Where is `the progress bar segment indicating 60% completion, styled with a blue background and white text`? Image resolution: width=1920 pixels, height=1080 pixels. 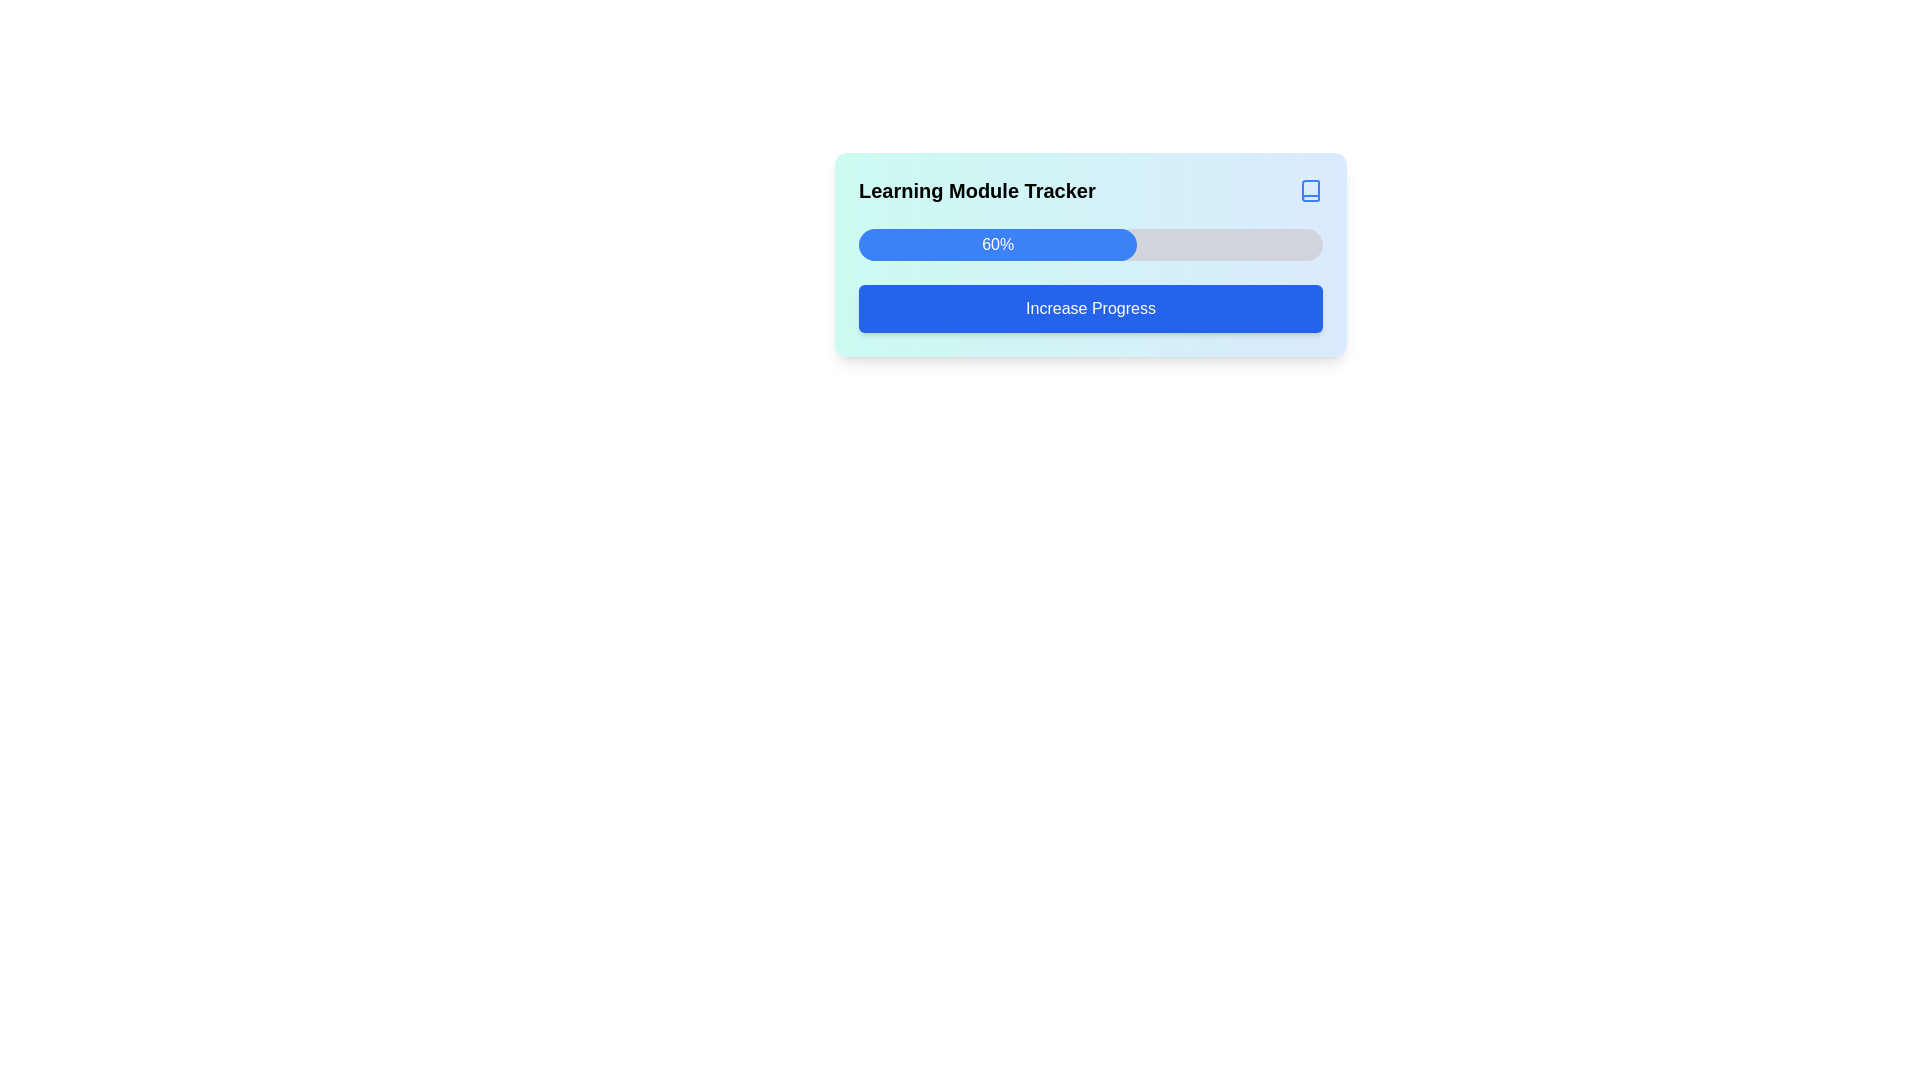 the progress bar segment indicating 60% completion, styled with a blue background and white text is located at coordinates (998, 244).